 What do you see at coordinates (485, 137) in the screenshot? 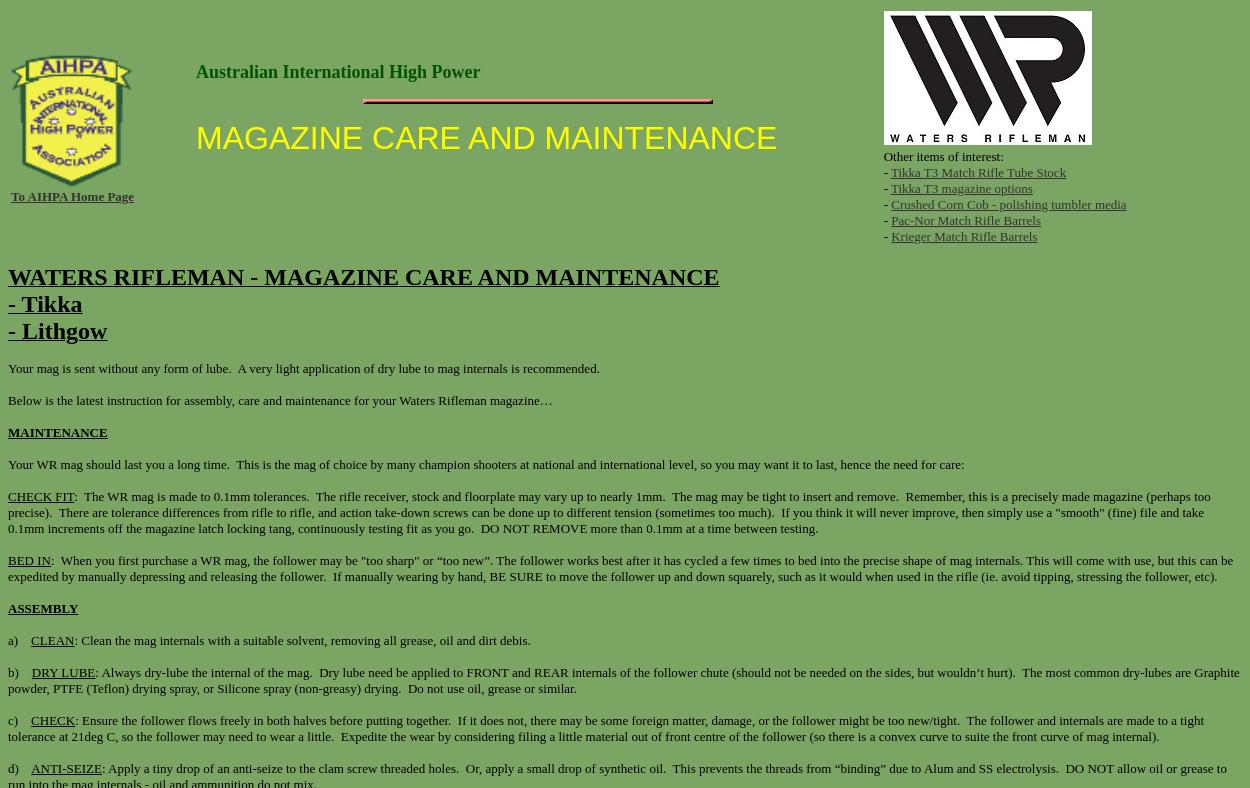
I see `'MAGAZINE CARE AND MAINTENANCE'` at bounding box center [485, 137].